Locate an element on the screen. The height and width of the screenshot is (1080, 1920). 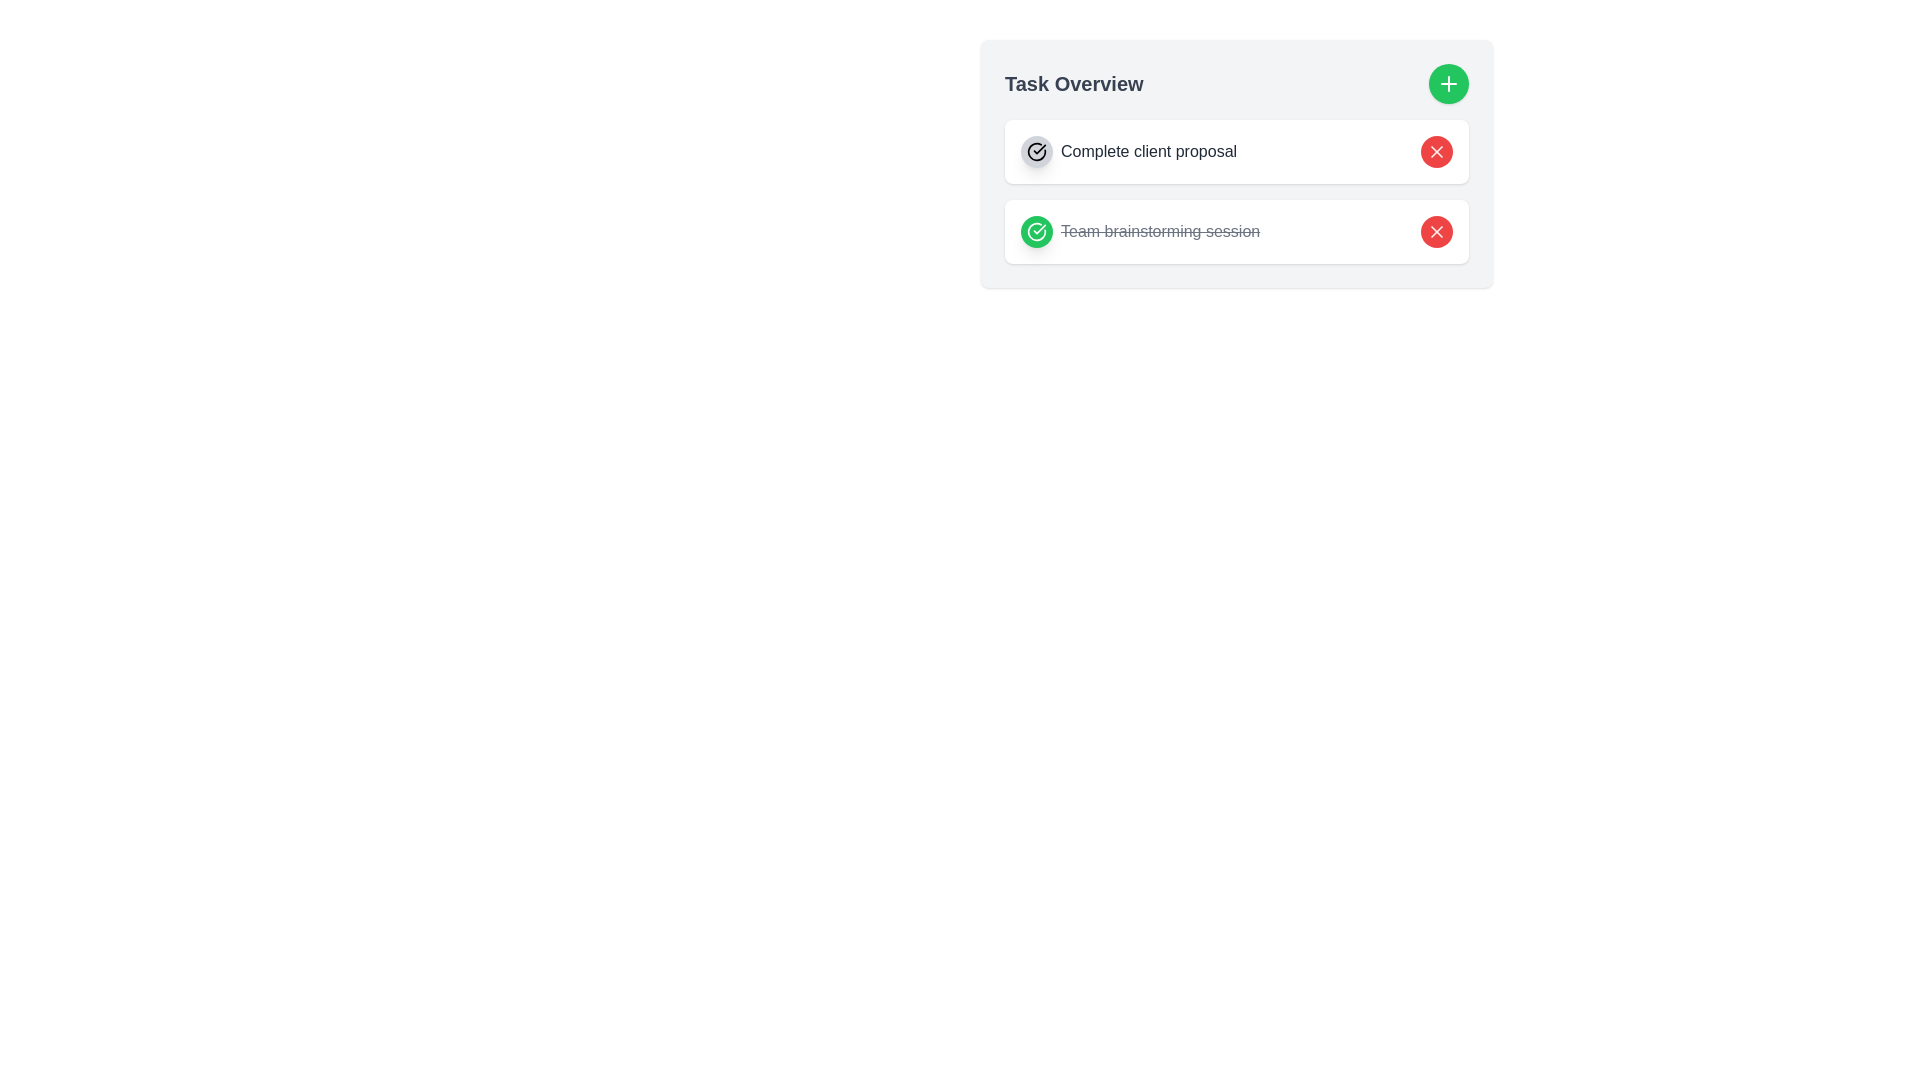
the circular green button with a white plus icon located in the upper-right corner of the 'Task Overview' section is located at coordinates (1449, 83).